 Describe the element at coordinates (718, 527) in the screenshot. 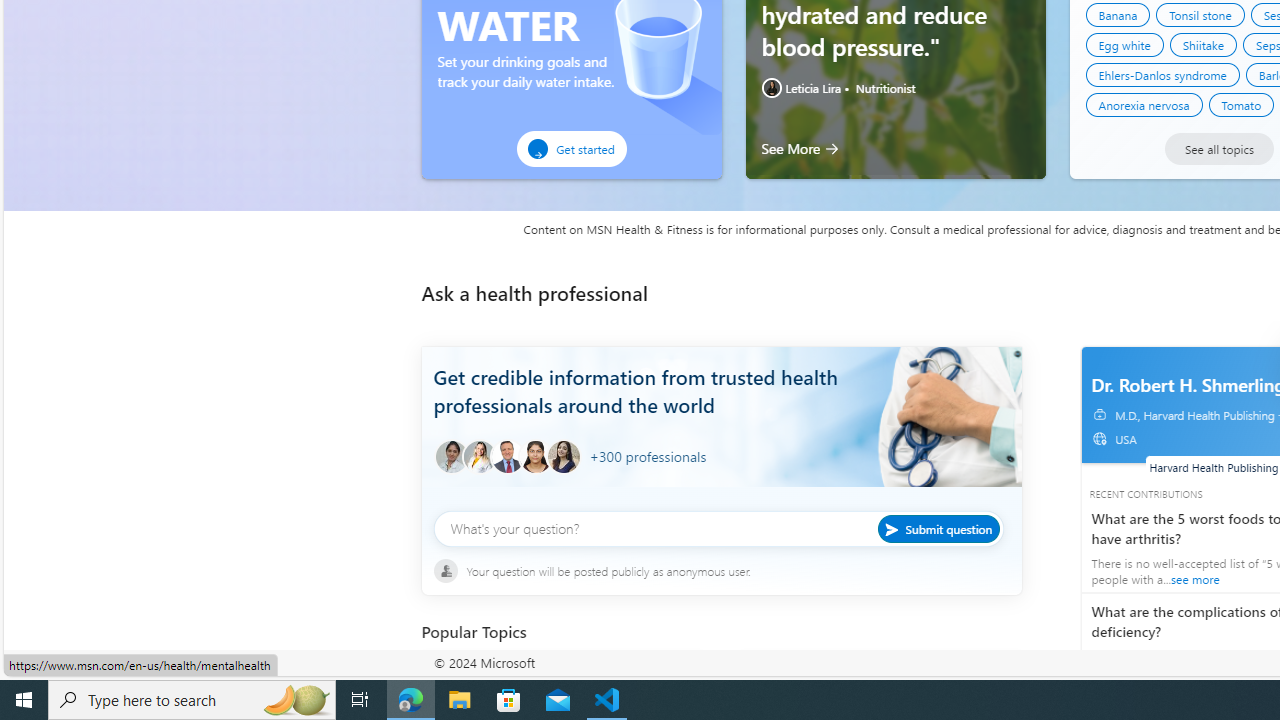

I see `'What'` at that location.